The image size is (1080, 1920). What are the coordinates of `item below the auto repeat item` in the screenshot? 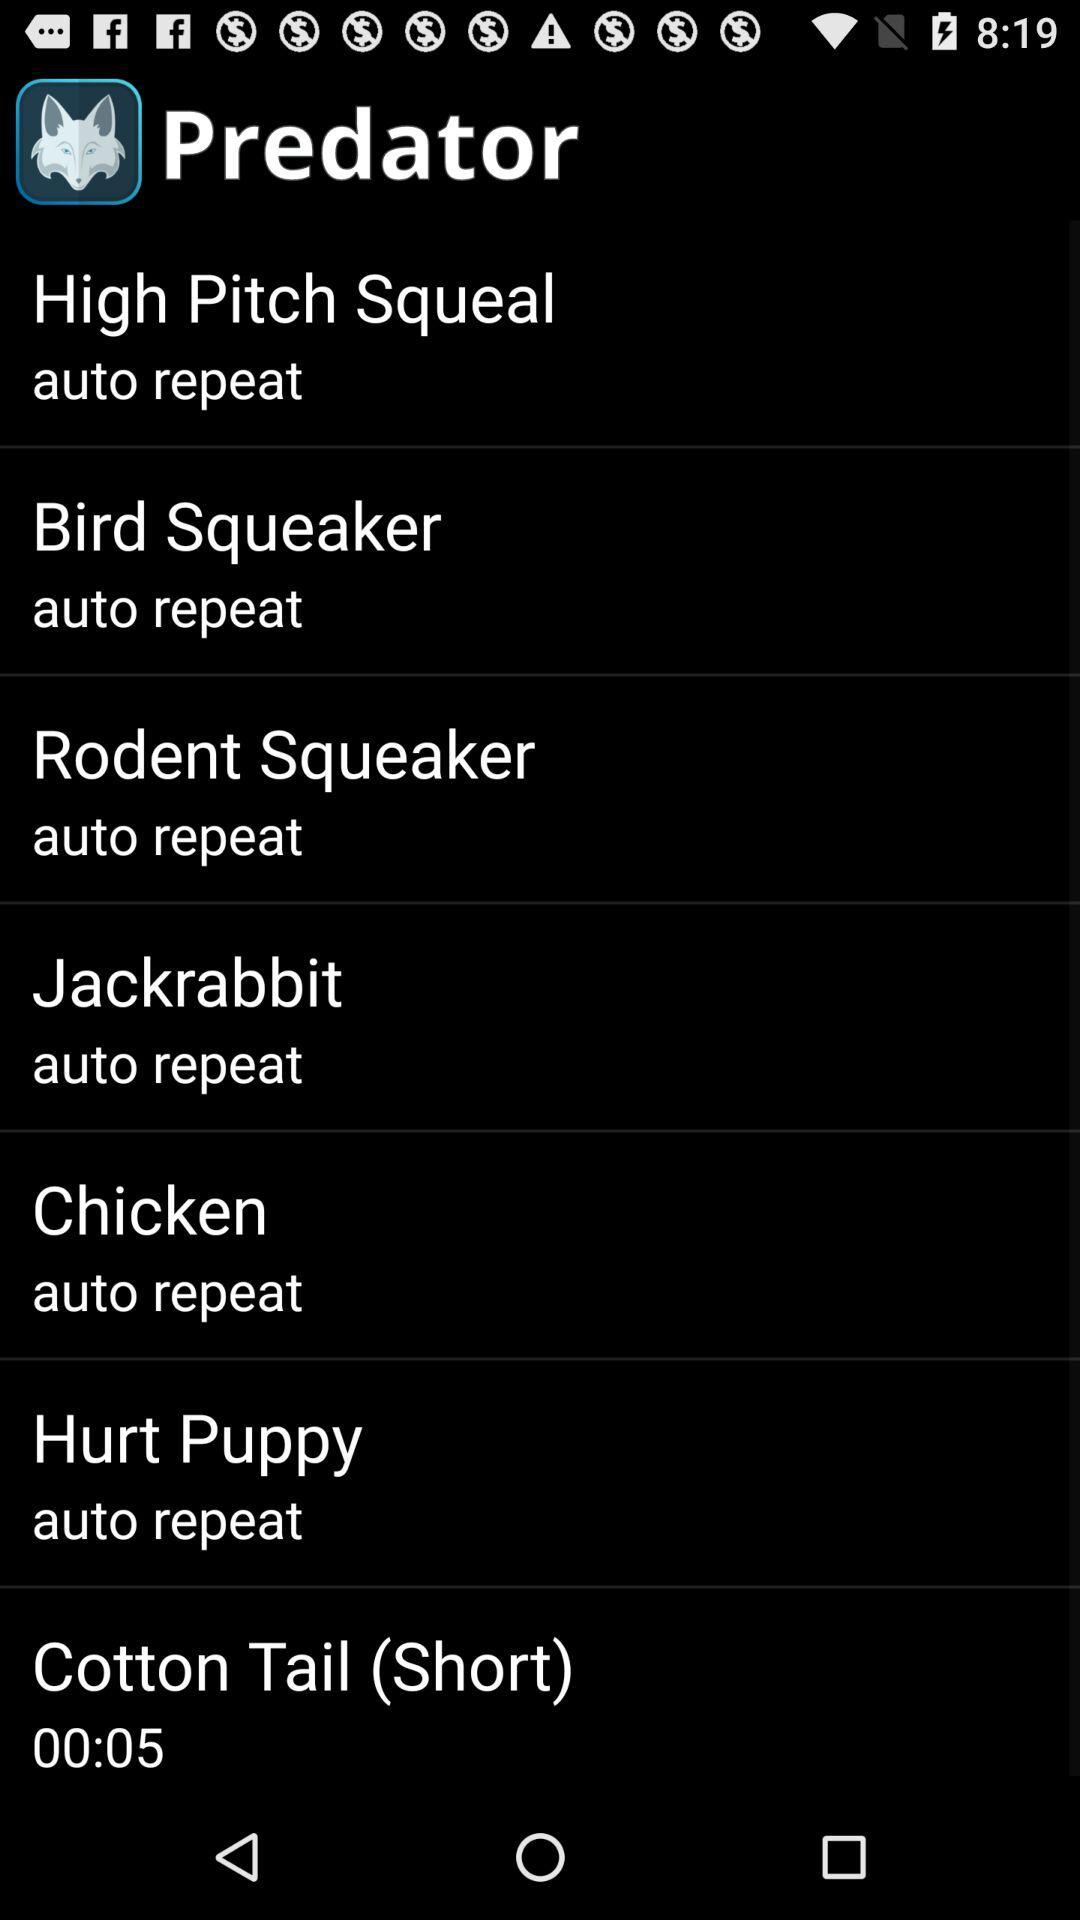 It's located at (283, 751).